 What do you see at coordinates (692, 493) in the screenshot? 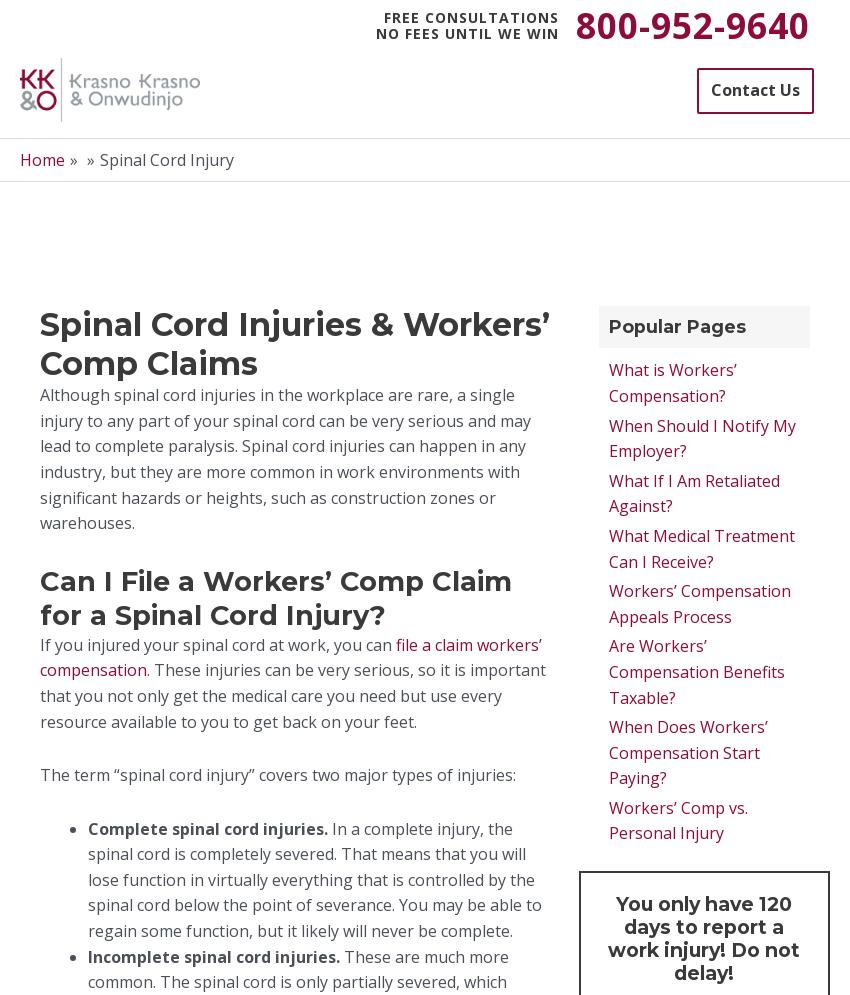
I see `'What If I Am Retaliated Against?'` at bounding box center [692, 493].